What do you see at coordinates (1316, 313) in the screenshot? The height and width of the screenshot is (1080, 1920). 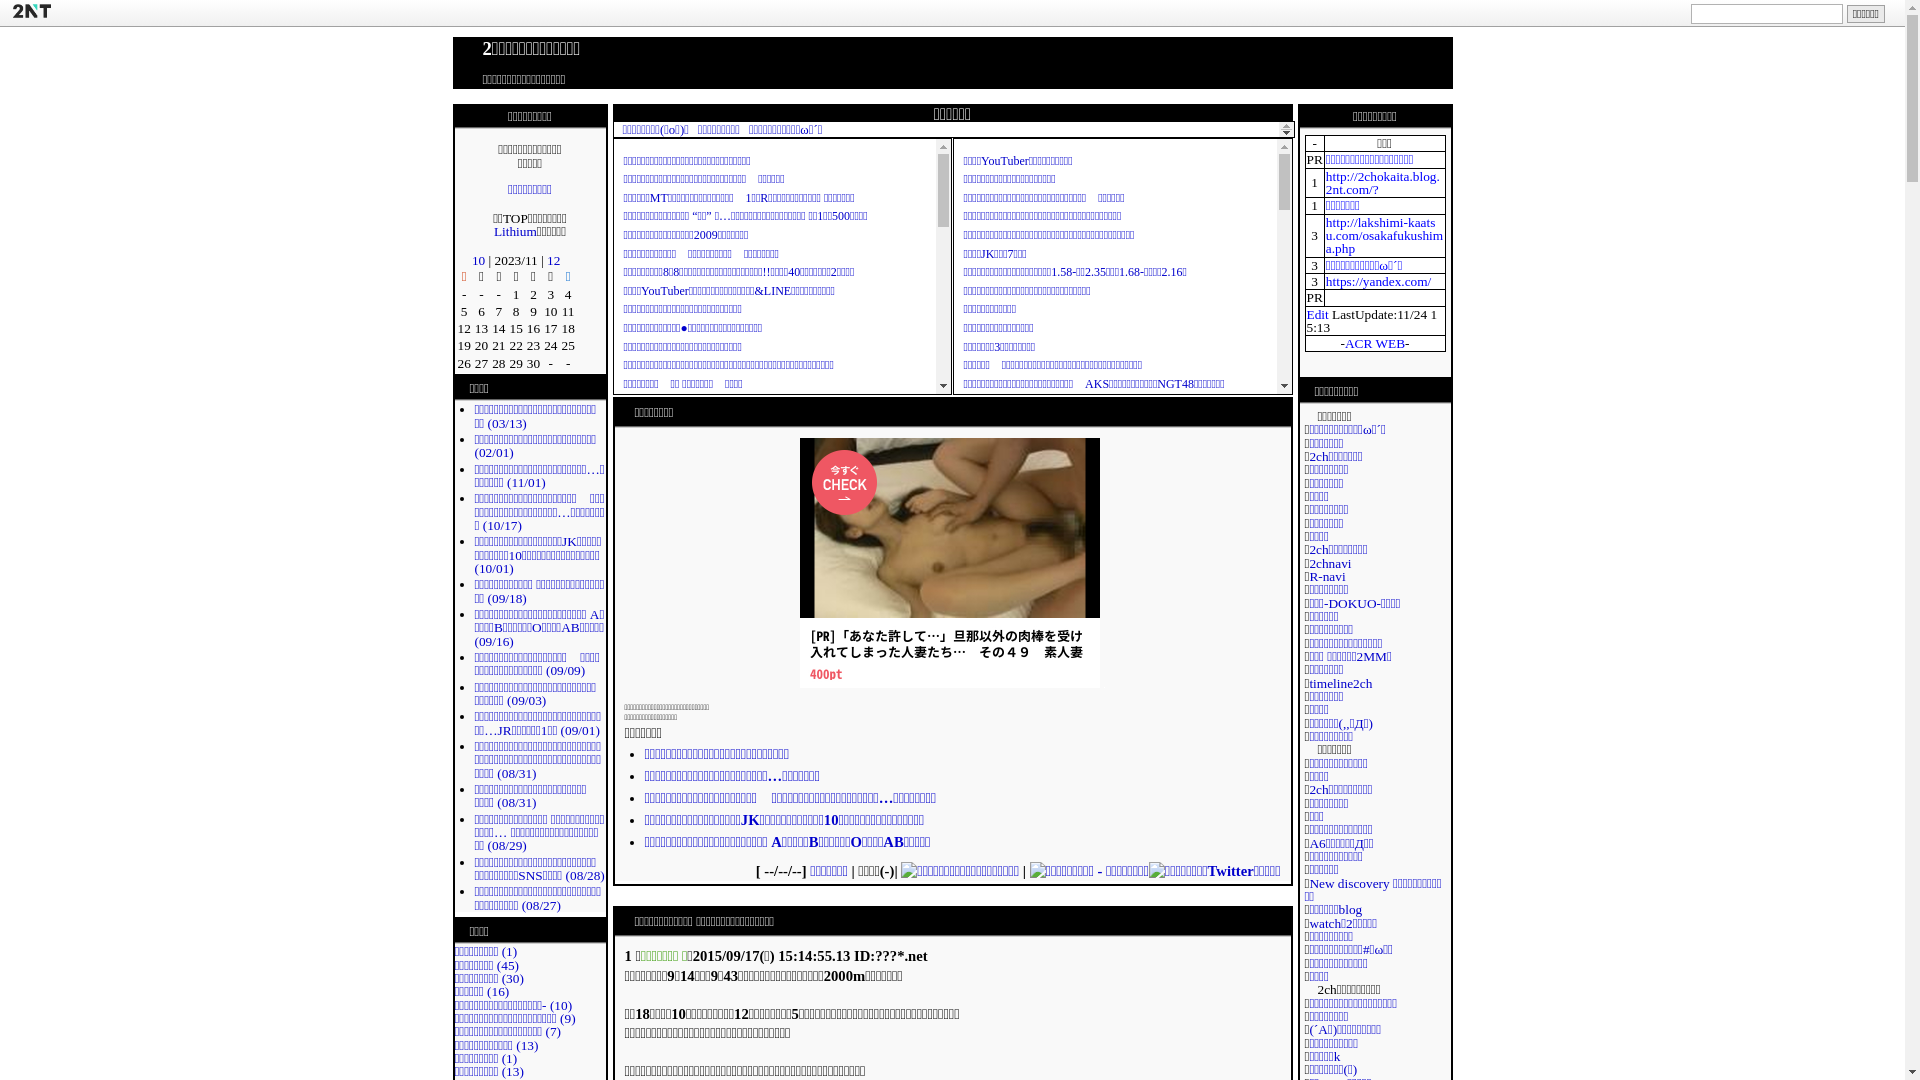 I see `'Edit'` at bounding box center [1316, 313].